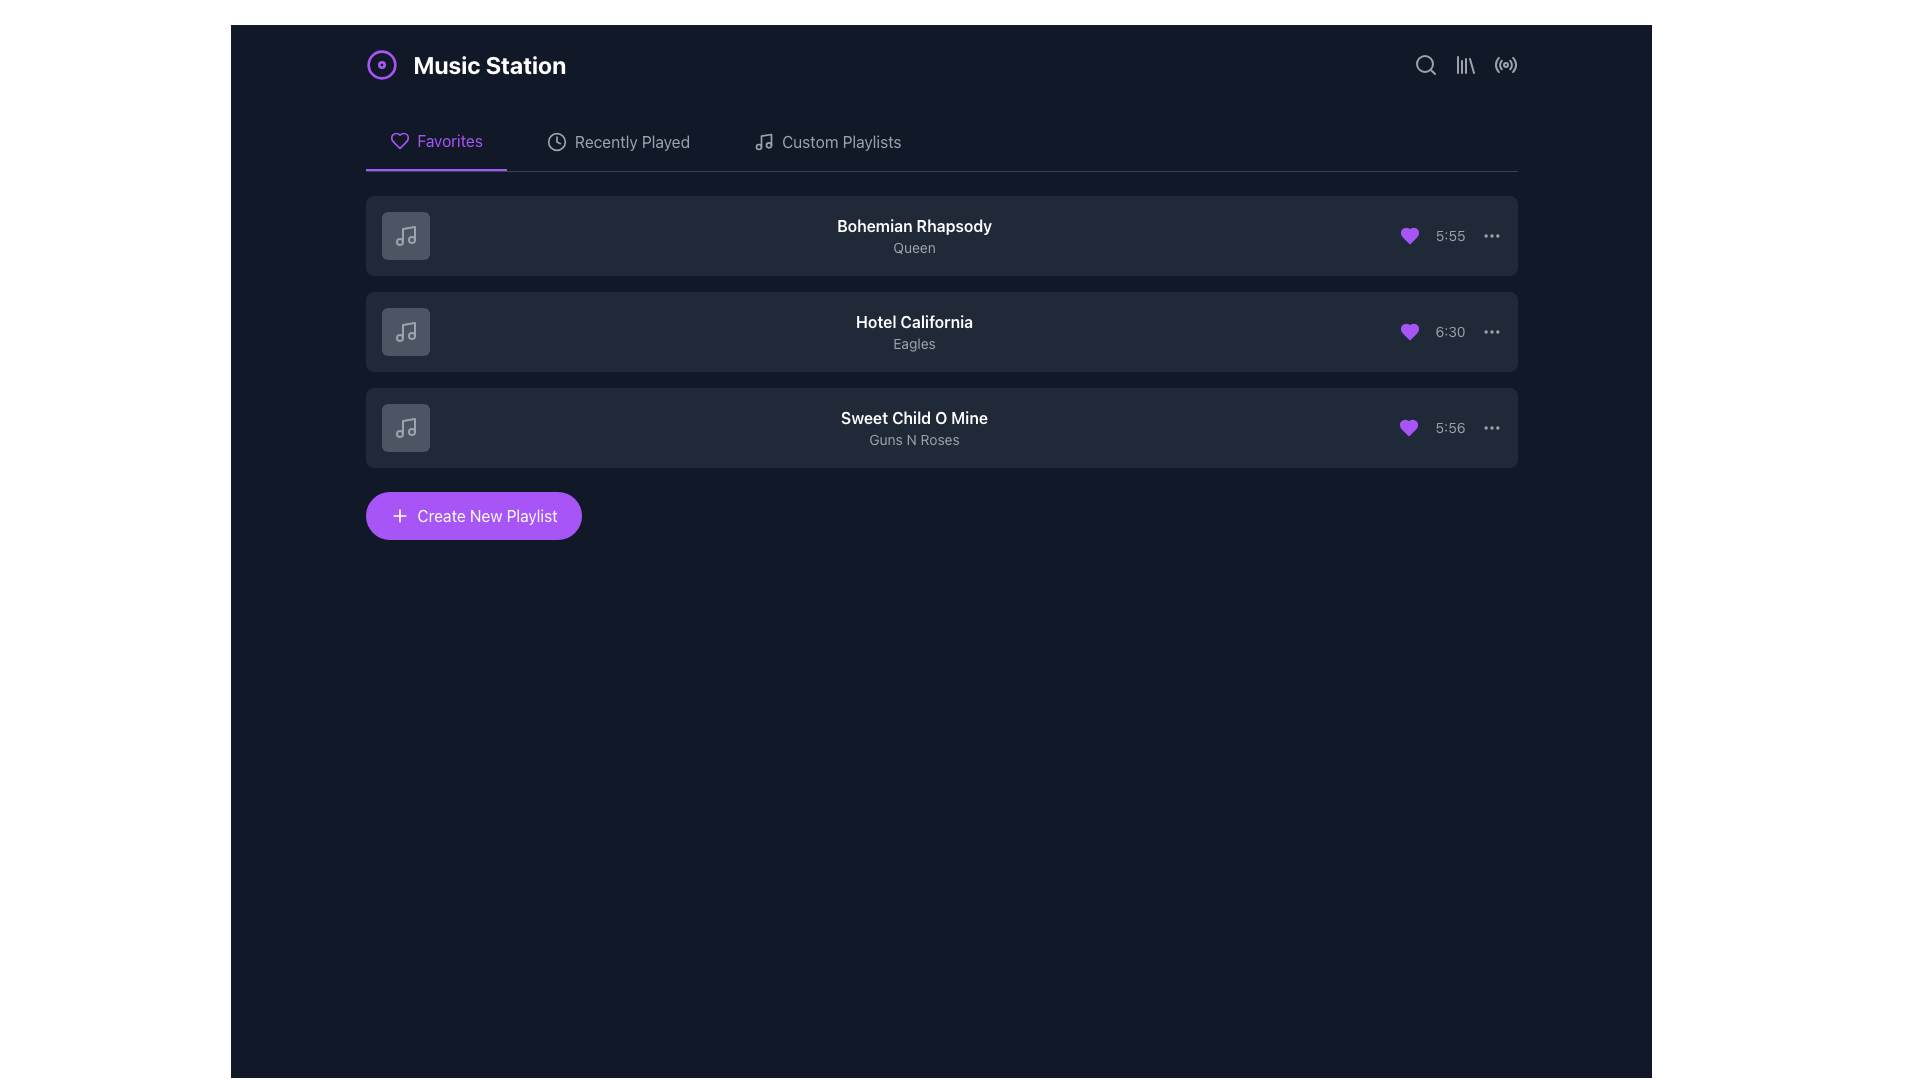 Image resolution: width=1920 pixels, height=1080 pixels. Describe the element at coordinates (1408, 234) in the screenshot. I see `the clickable icon located in the top row, to the left of the displayed time '5:55'` at that location.